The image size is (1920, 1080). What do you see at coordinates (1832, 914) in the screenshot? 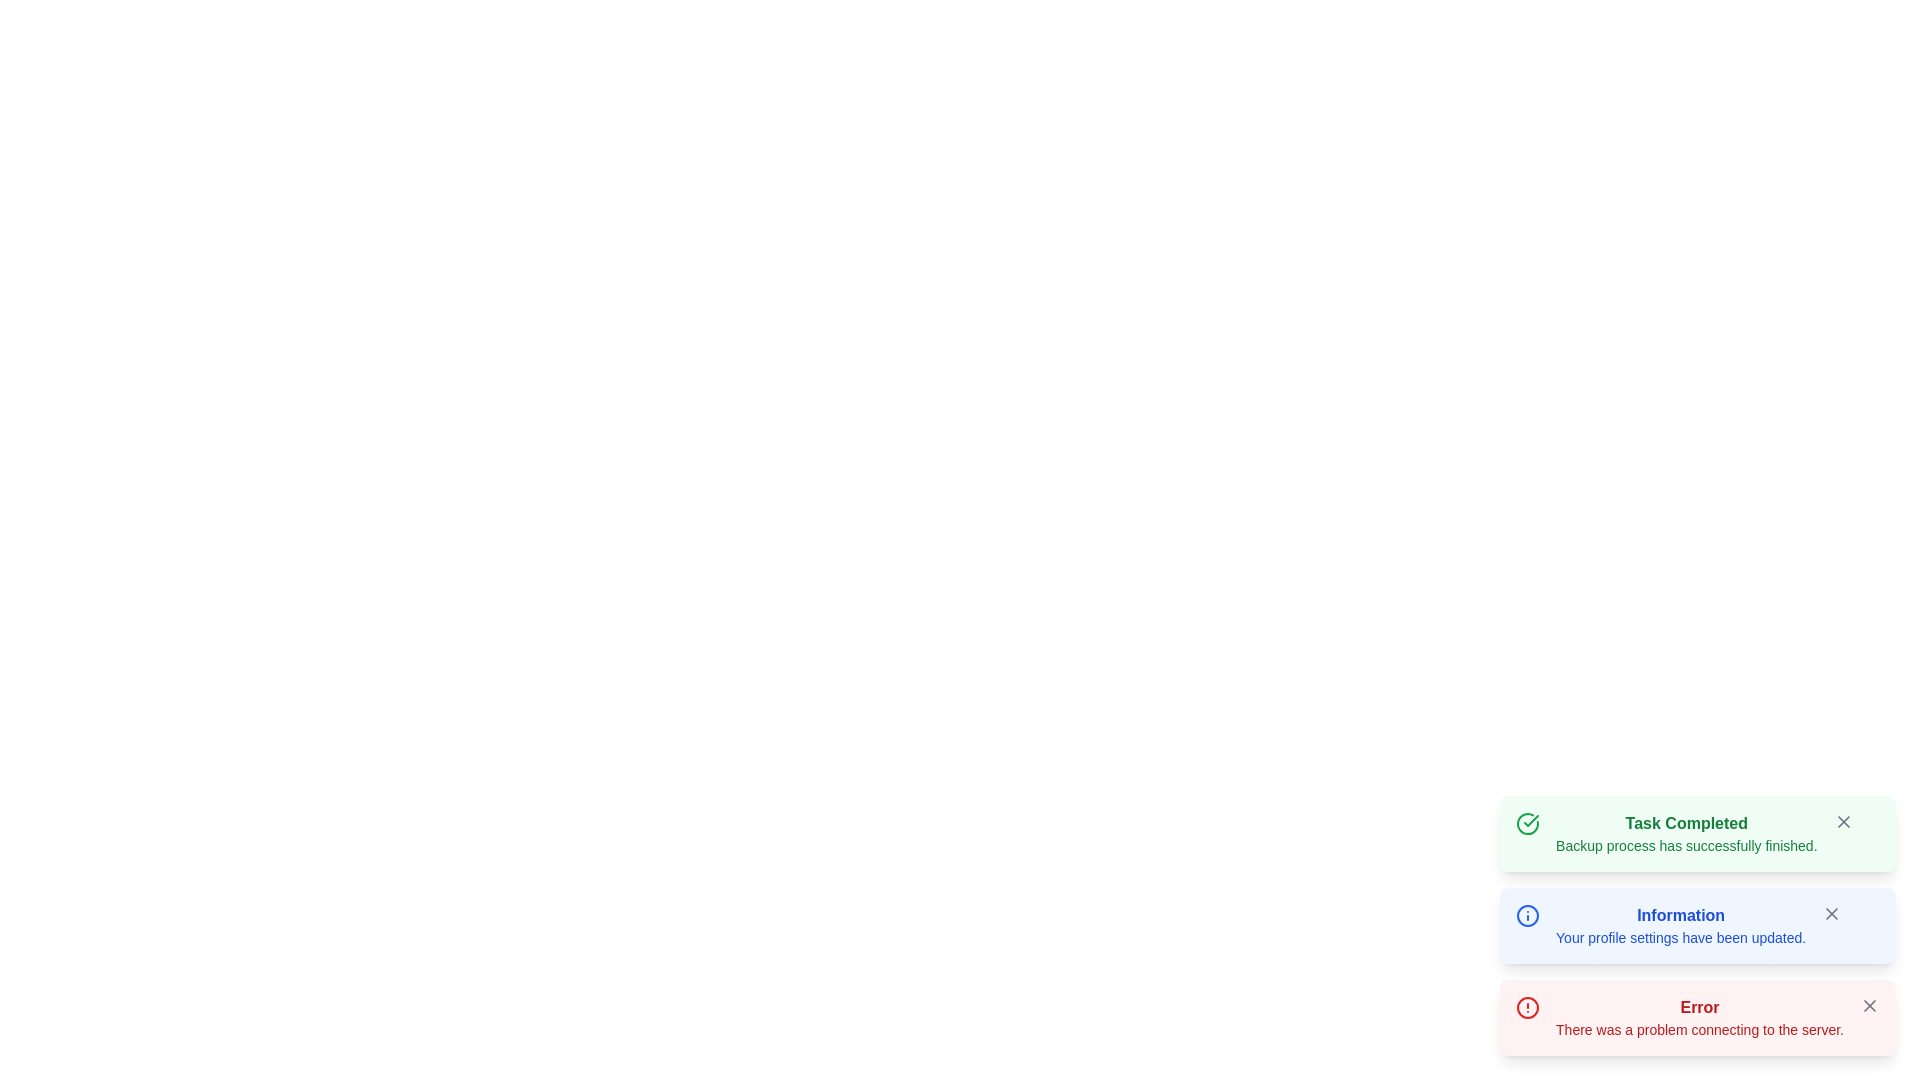
I see `the small gray cross (X) button located in the top-right corner of the blue notification box labeled 'Information'` at bounding box center [1832, 914].